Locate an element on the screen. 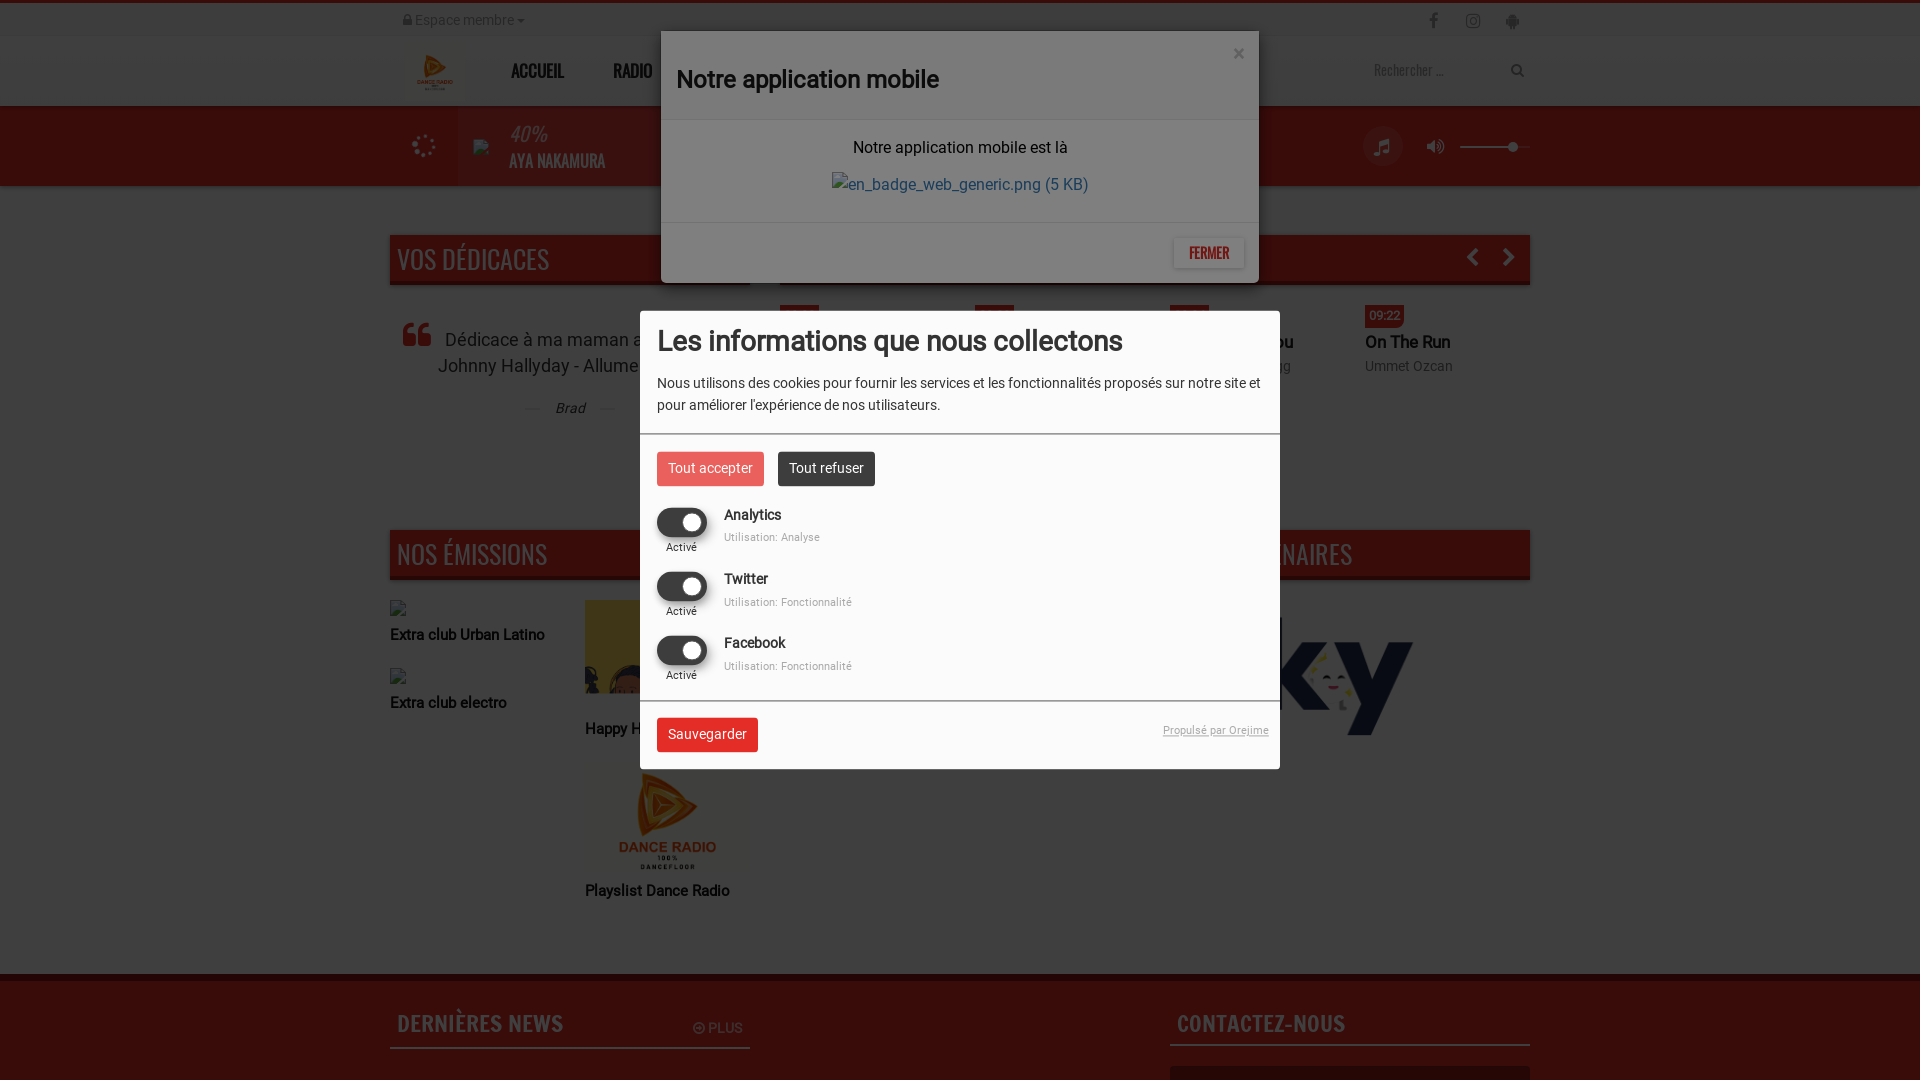  '09:22' is located at coordinates (1447, 312).